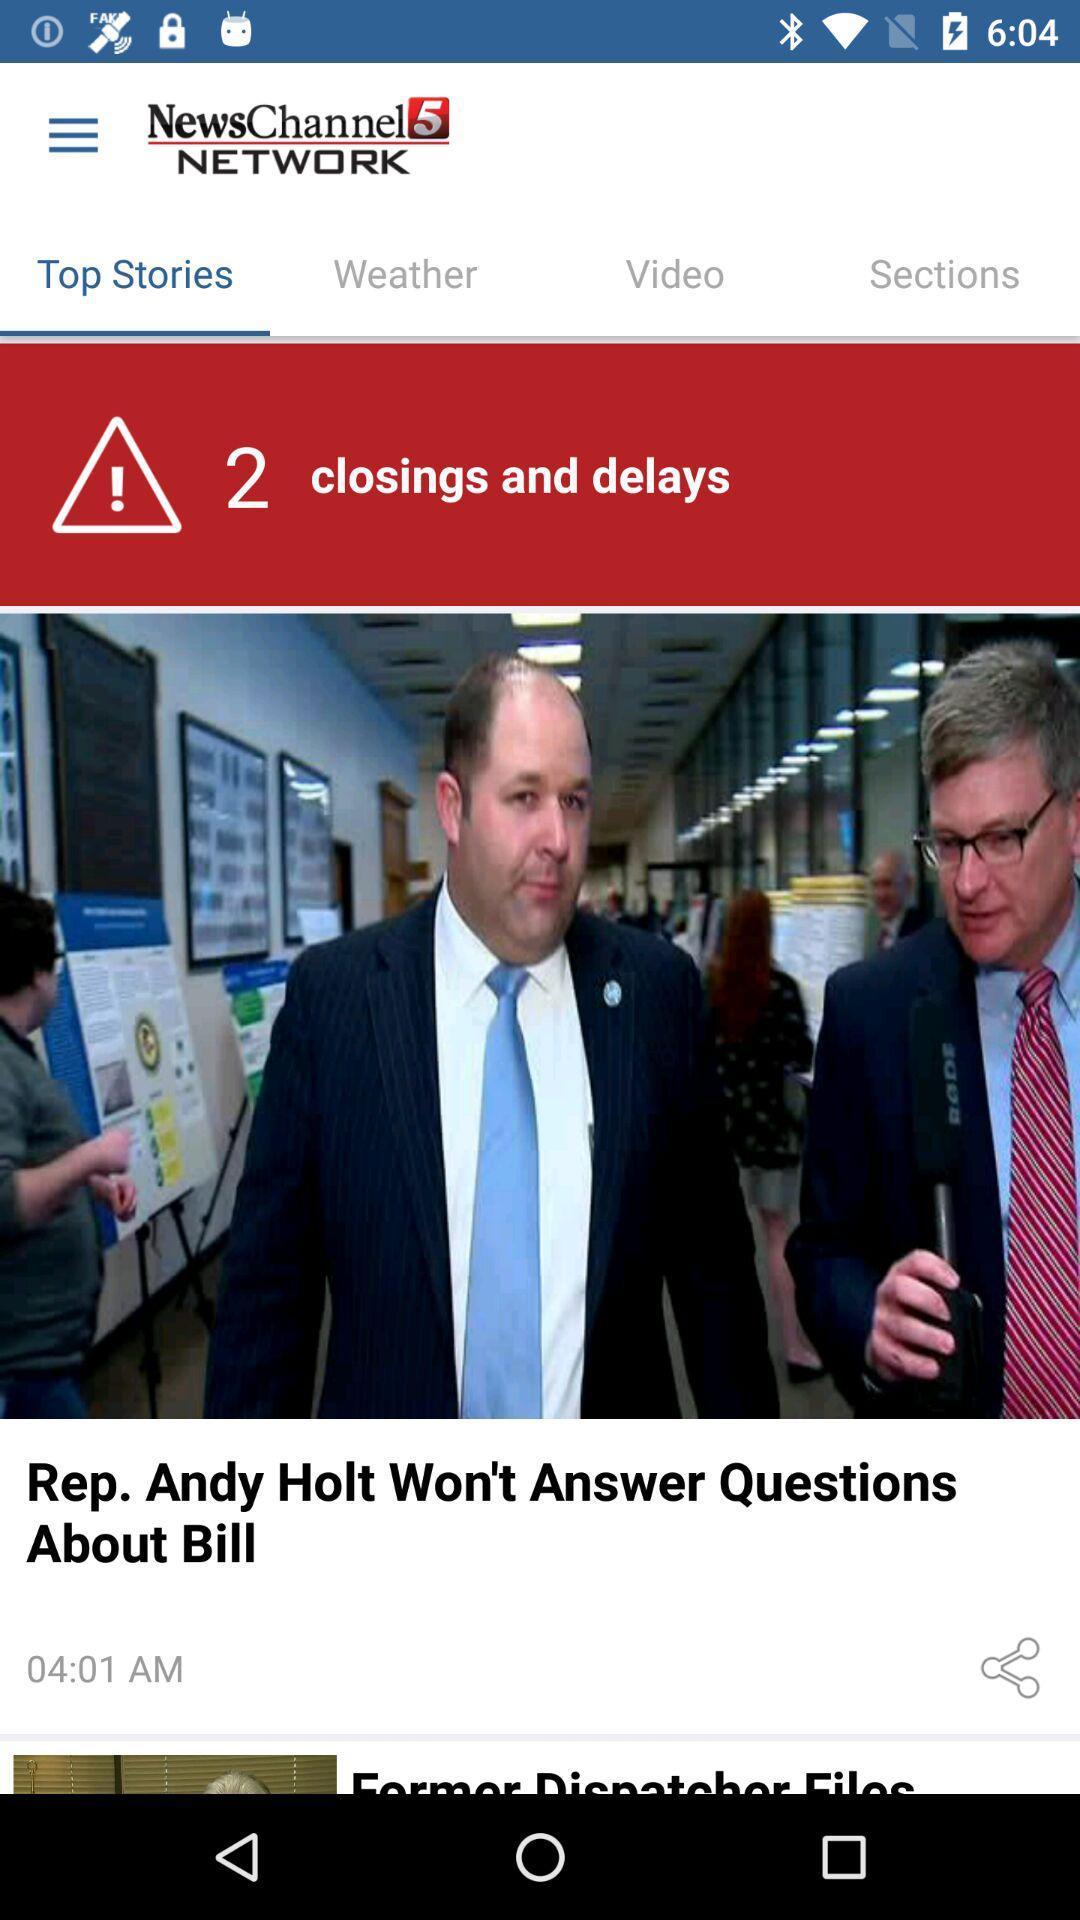 The height and width of the screenshot is (1920, 1080). What do you see at coordinates (540, 1016) in the screenshot?
I see `image button` at bounding box center [540, 1016].